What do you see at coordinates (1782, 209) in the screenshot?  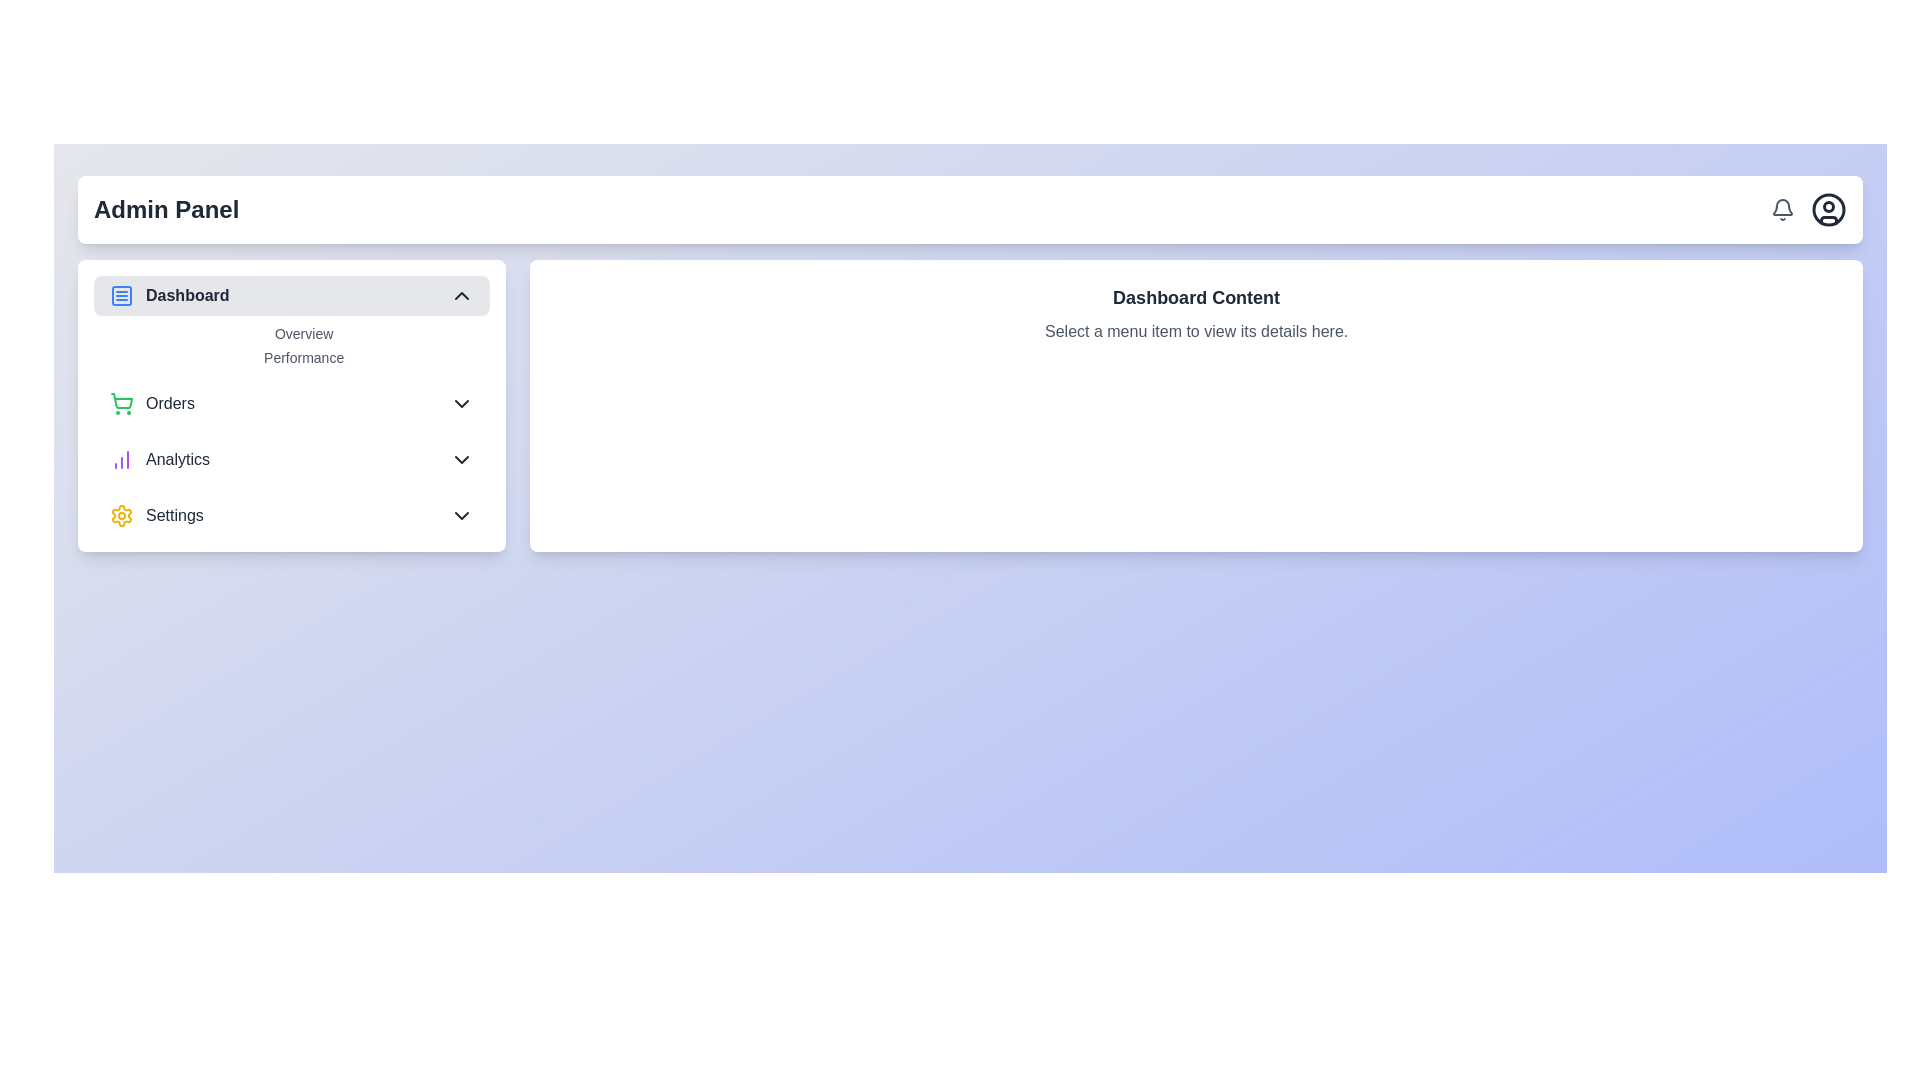 I see `the bell-shaped notification icon with a dark gray outline` at bounding box center [1782, 209].